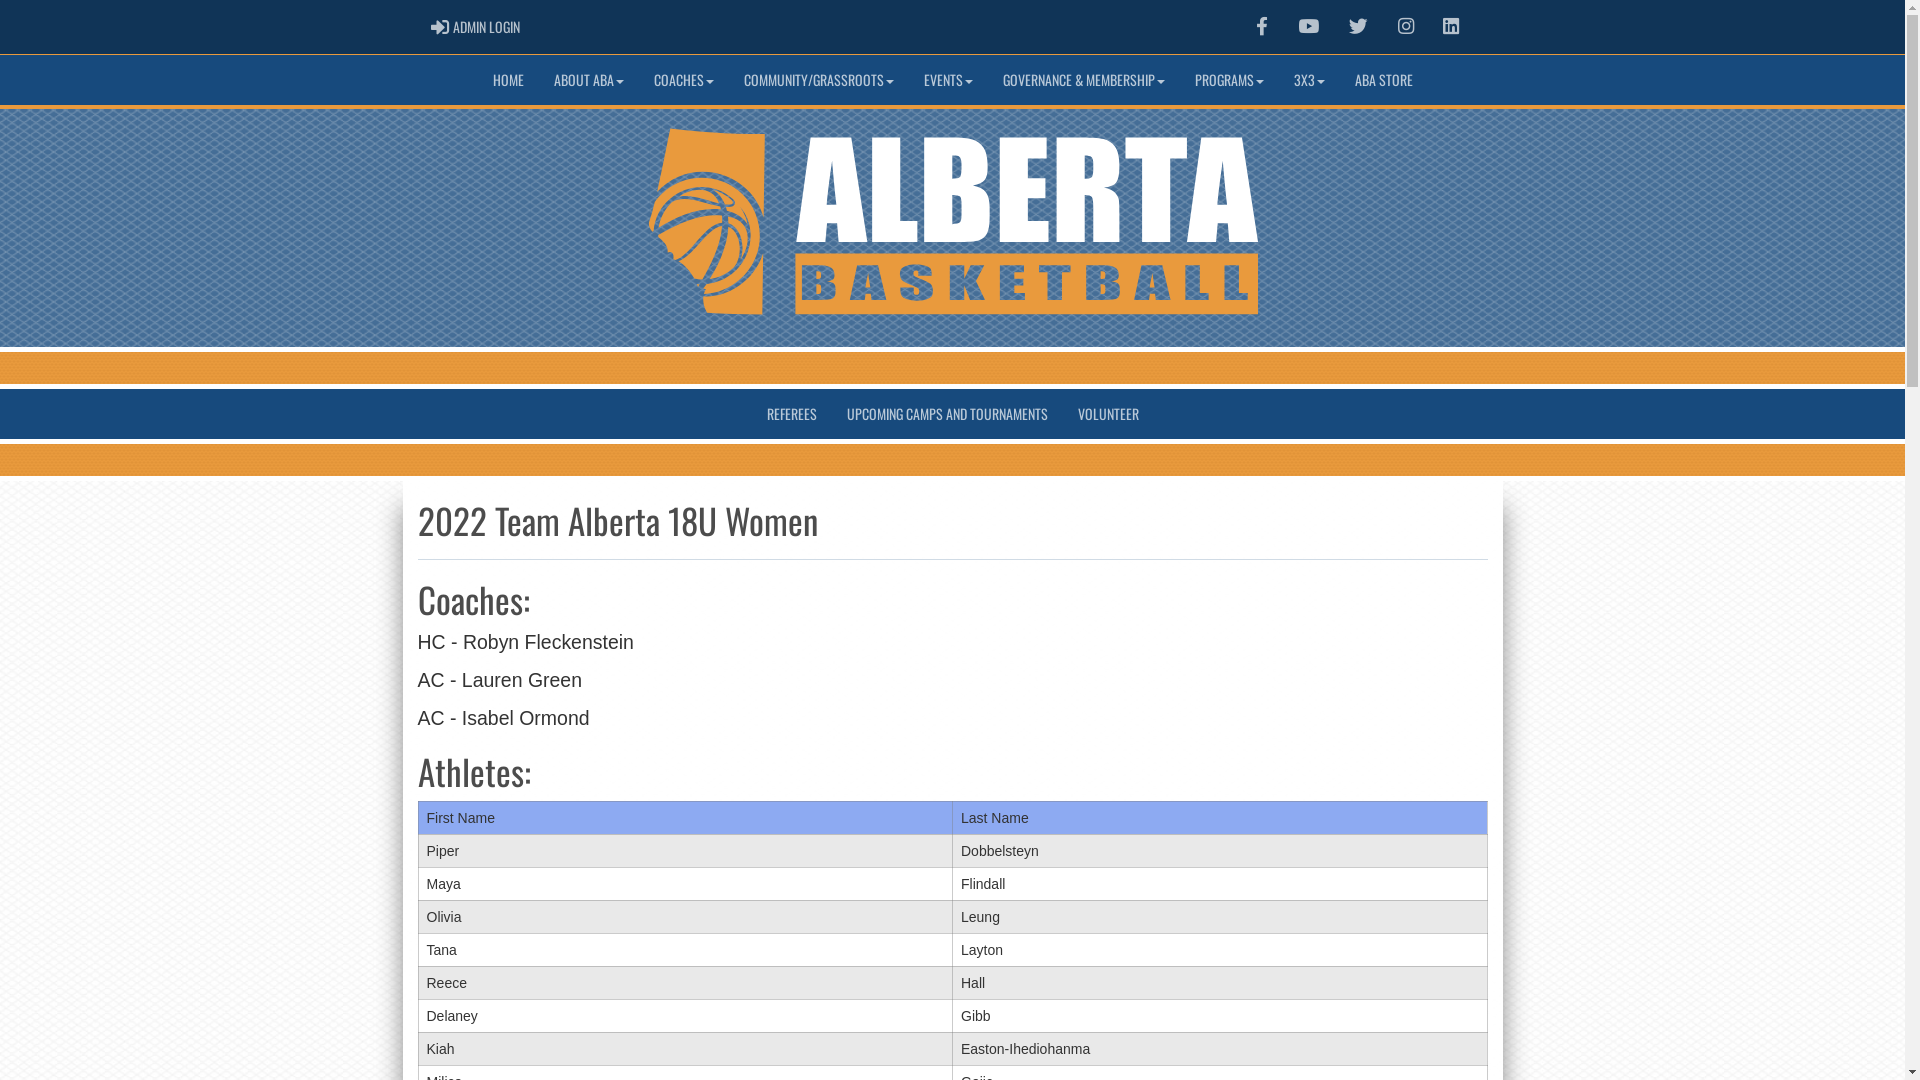 Image resolution: width=1920 pixels, height=1080 pixels. What do you see at coordinates (682, 79) in the screenshot?
I see `'COACHES'` at bounding box center [682, 79].